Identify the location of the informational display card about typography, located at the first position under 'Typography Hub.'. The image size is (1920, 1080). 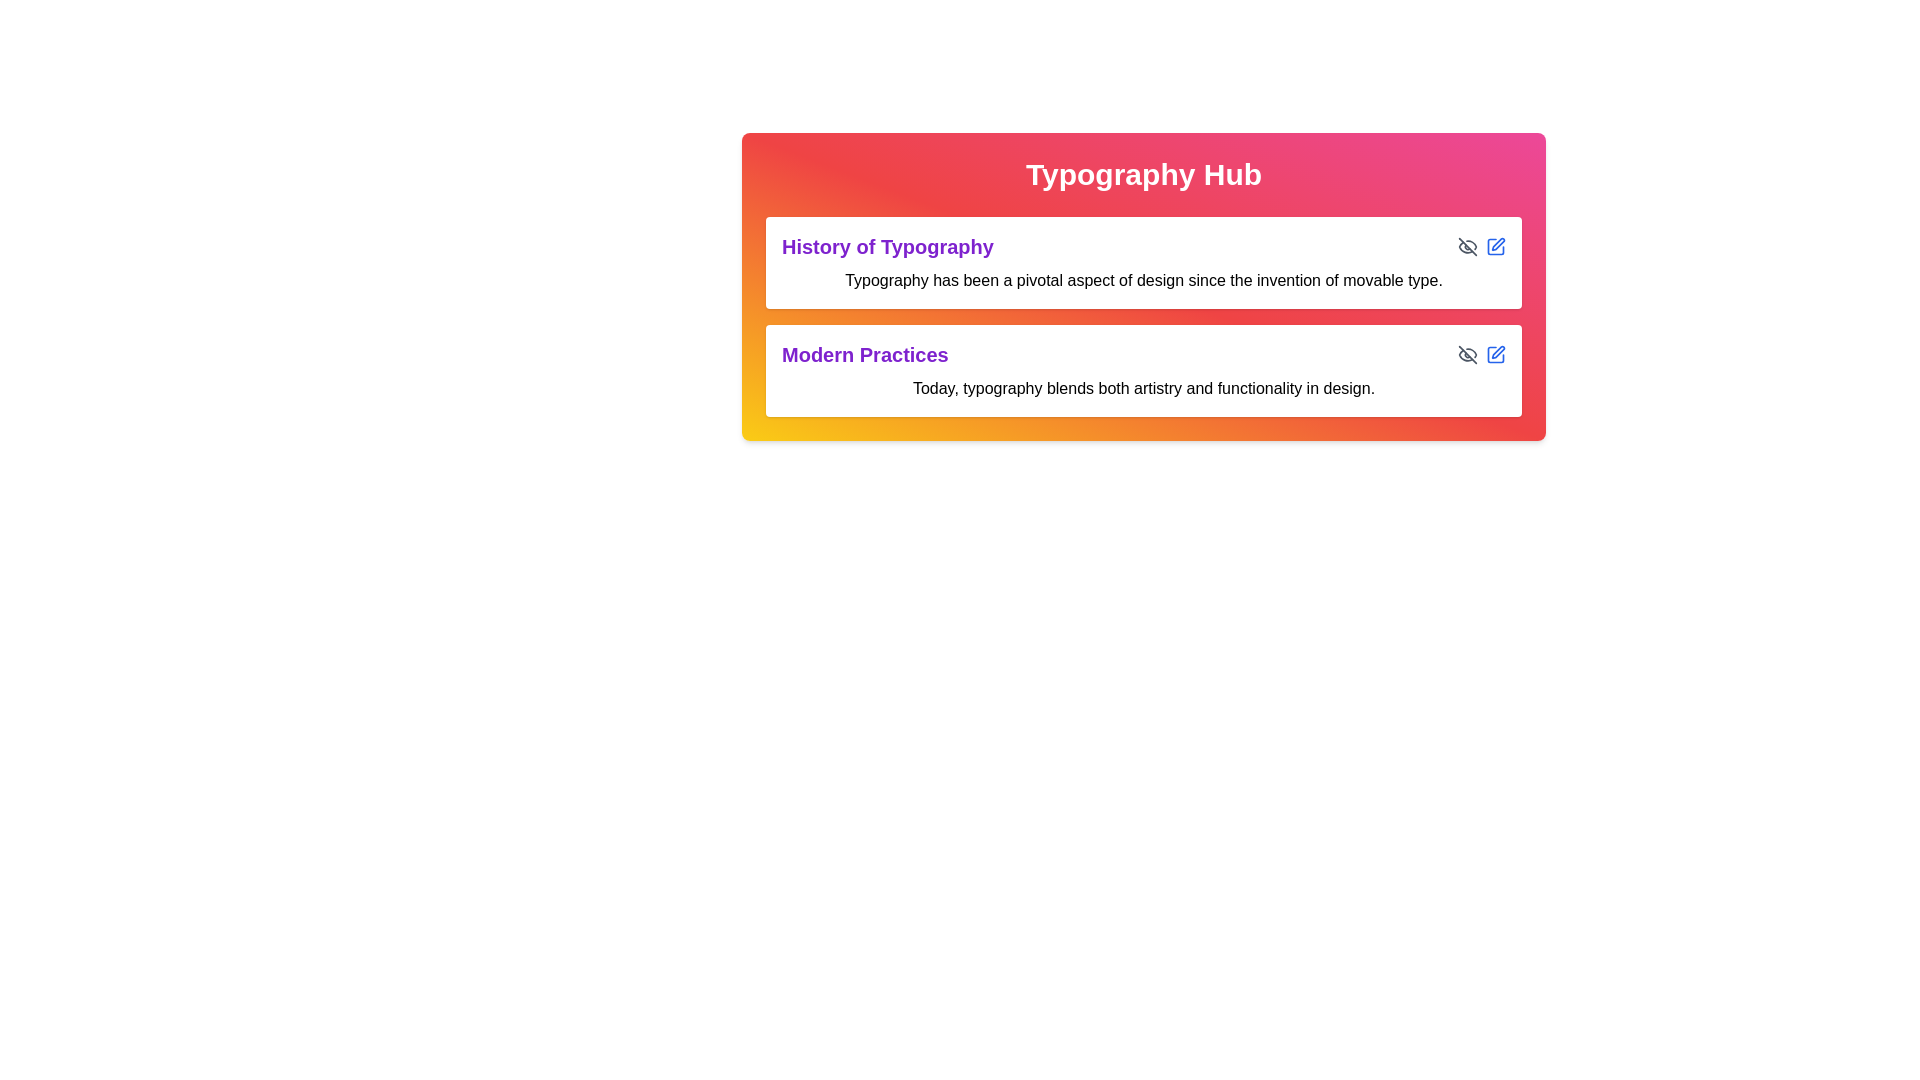
(1143, 261).